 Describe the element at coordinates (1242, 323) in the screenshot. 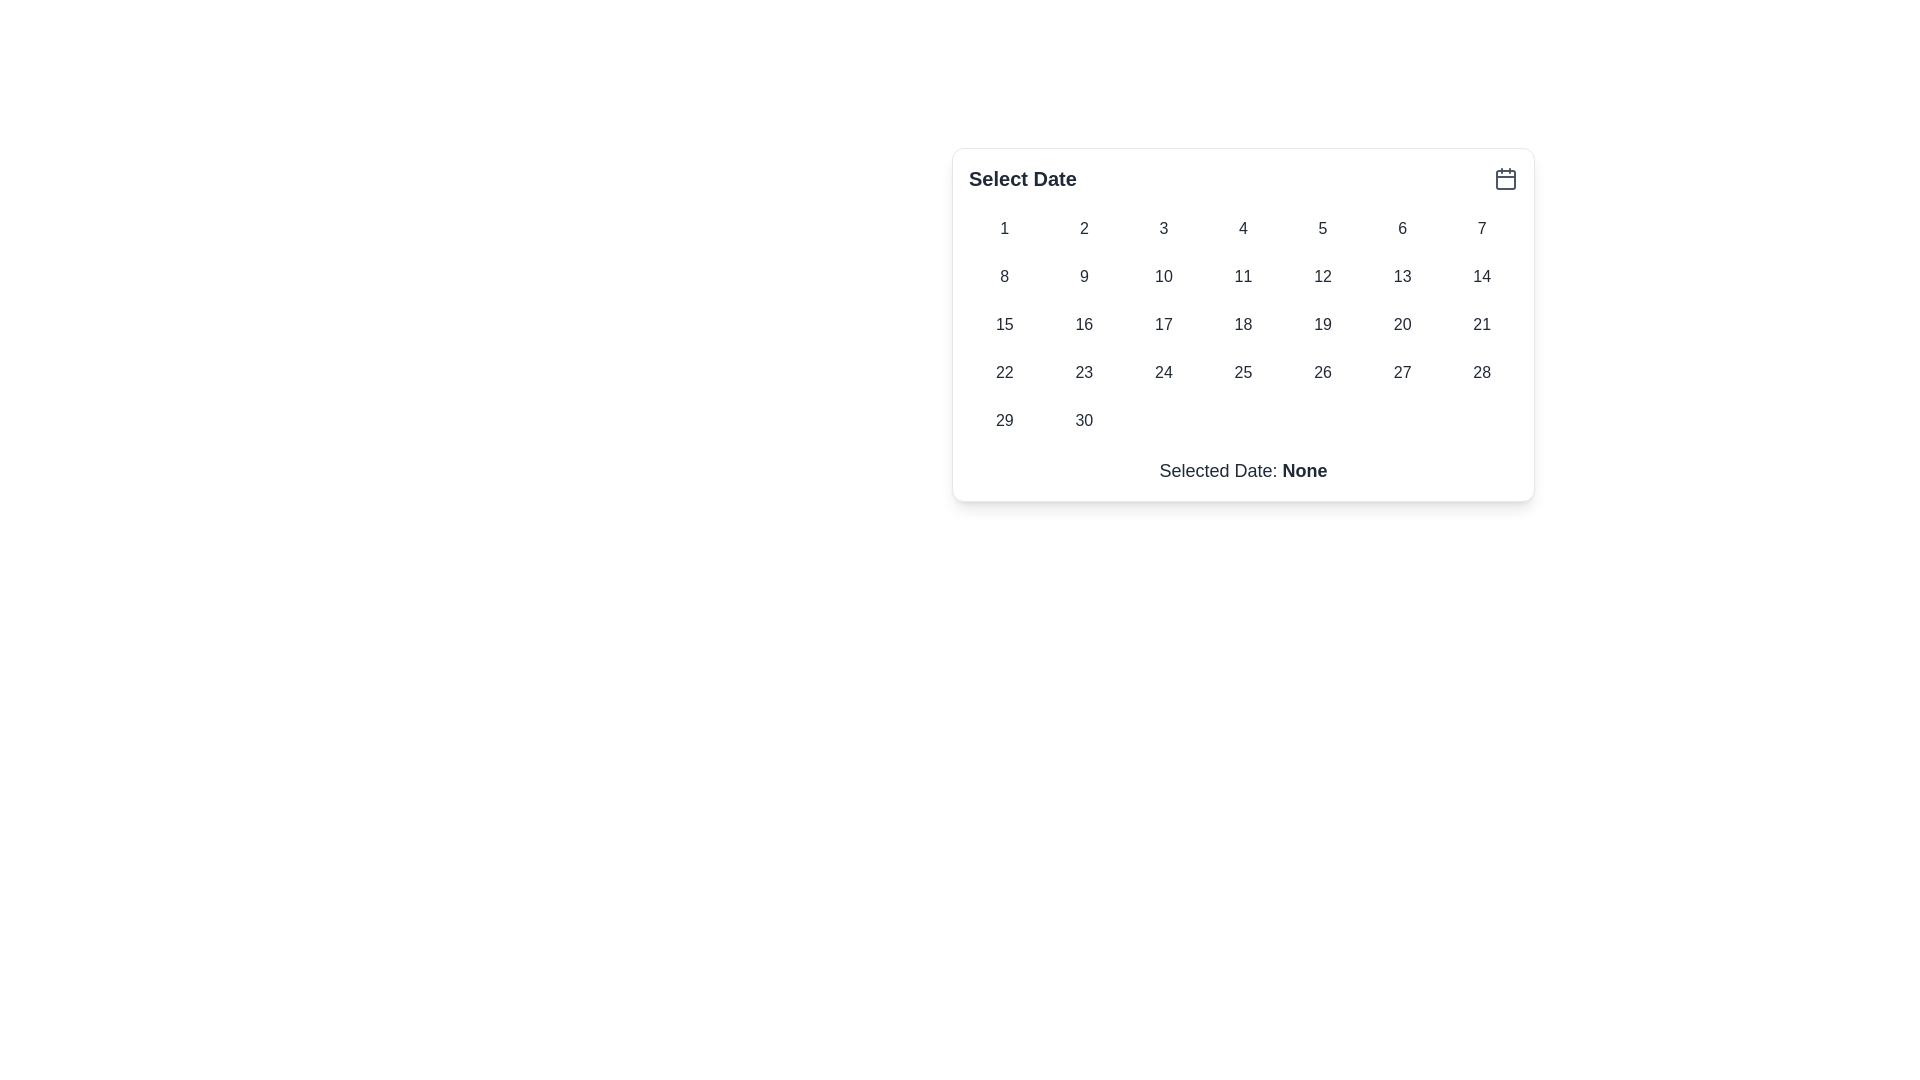

I see `the date button in the grid of buttons representing dates located in the center of the calendar interface below the heading titled 'Select Date'` at that location.